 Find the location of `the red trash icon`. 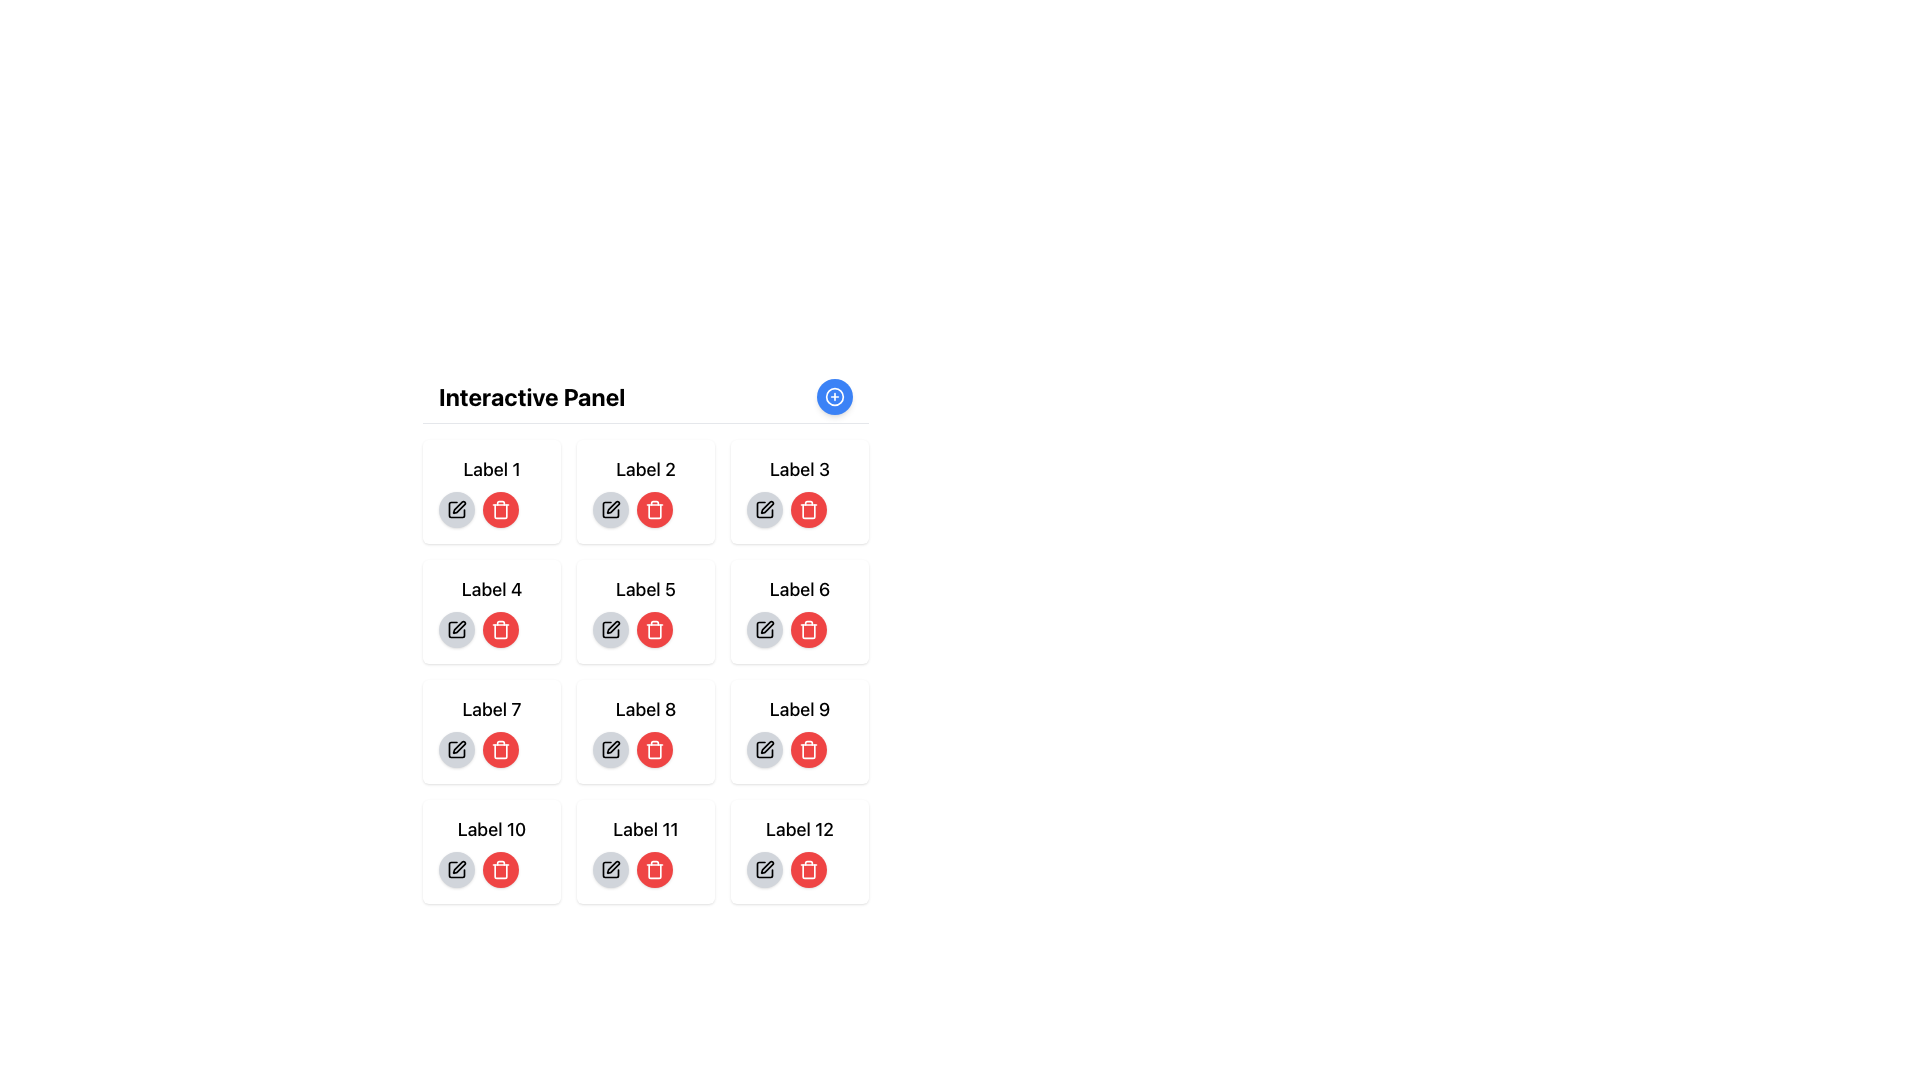

the red trash icon is located at coordinates (654, 870).